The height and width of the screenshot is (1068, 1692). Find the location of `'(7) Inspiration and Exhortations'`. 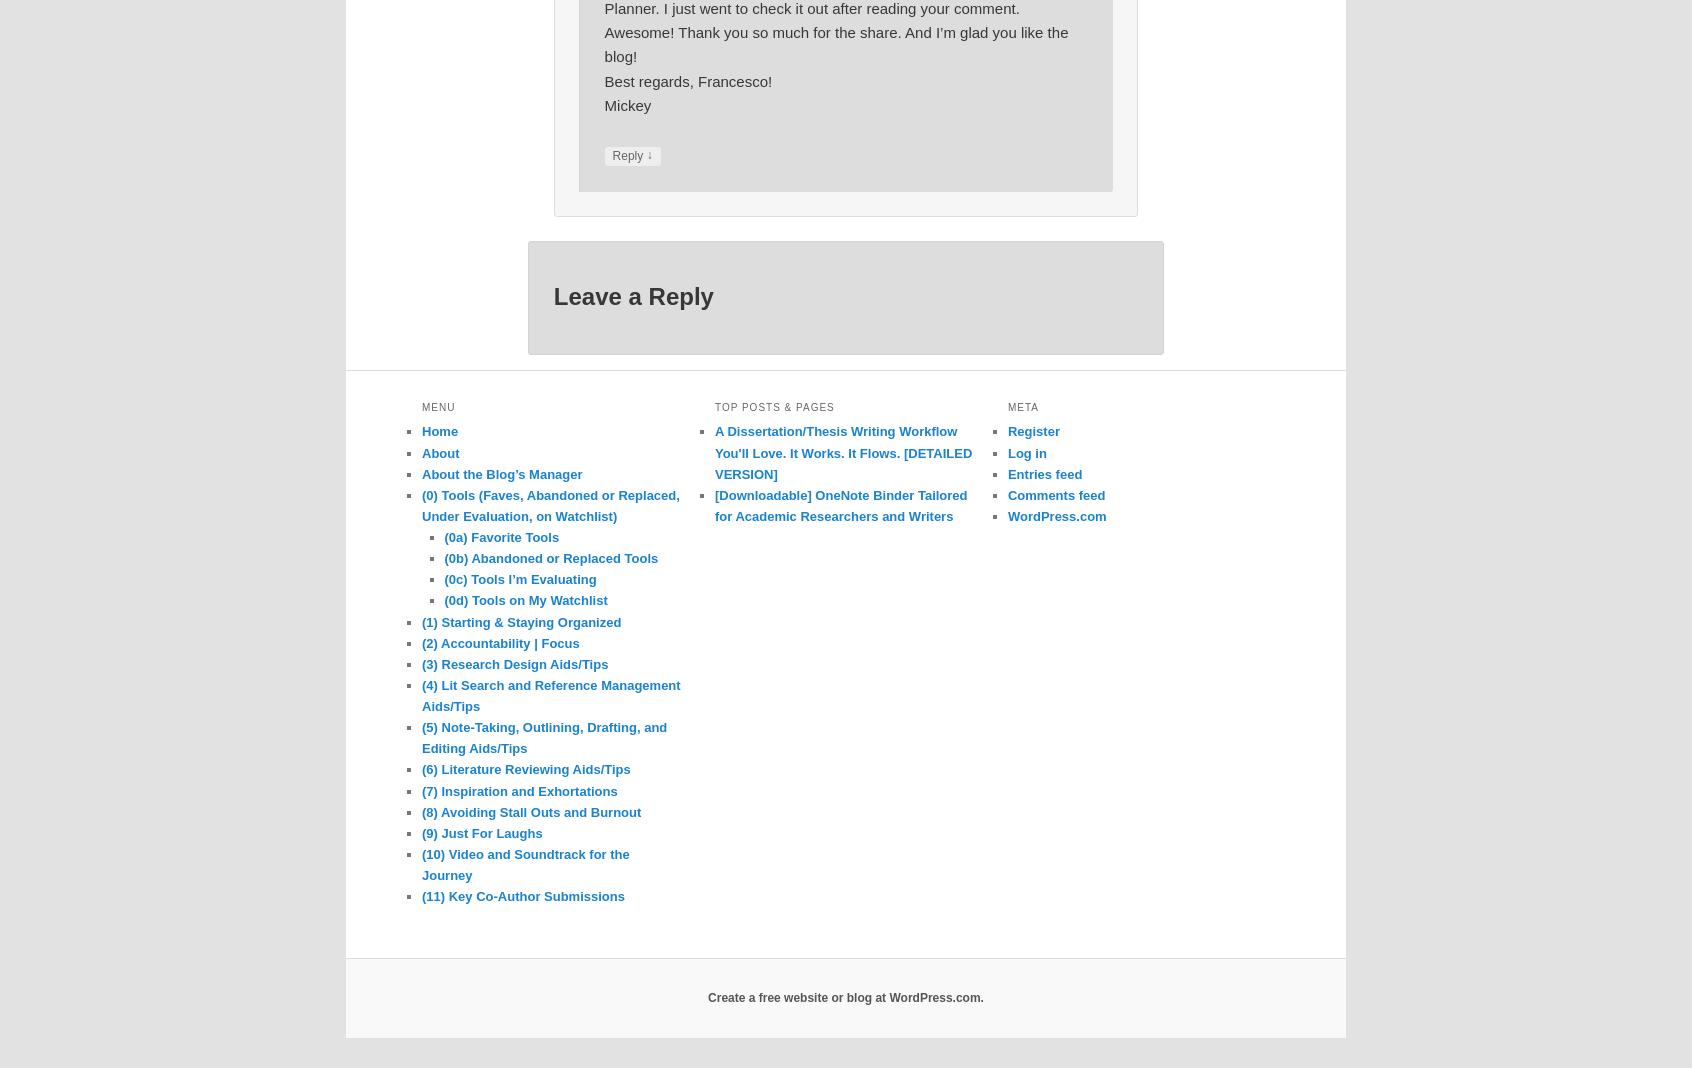

'(7) Inspiration and Exhortations' is located at coordinates (519, 790).